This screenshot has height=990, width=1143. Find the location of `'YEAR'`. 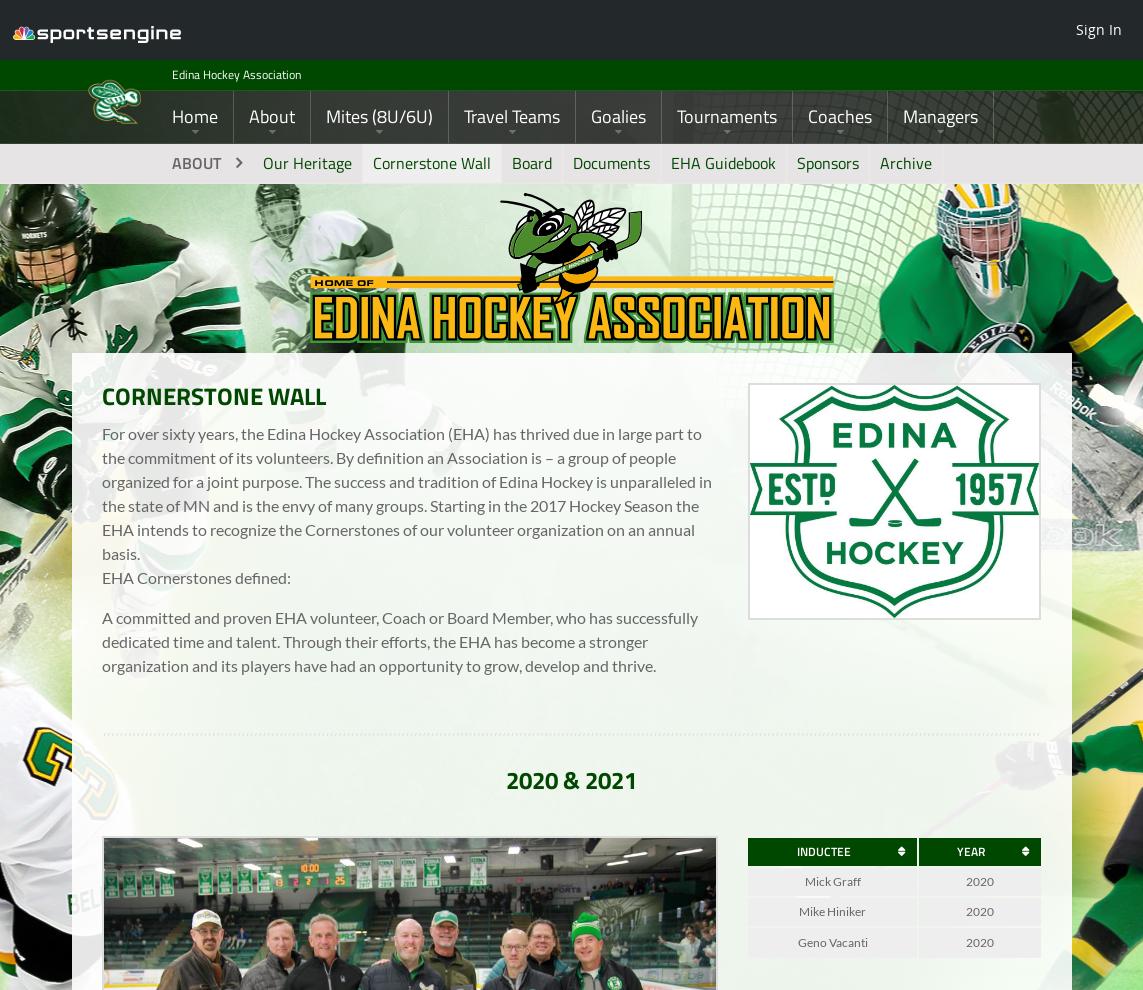

'YEAR' is located at coordinates (970, 864).